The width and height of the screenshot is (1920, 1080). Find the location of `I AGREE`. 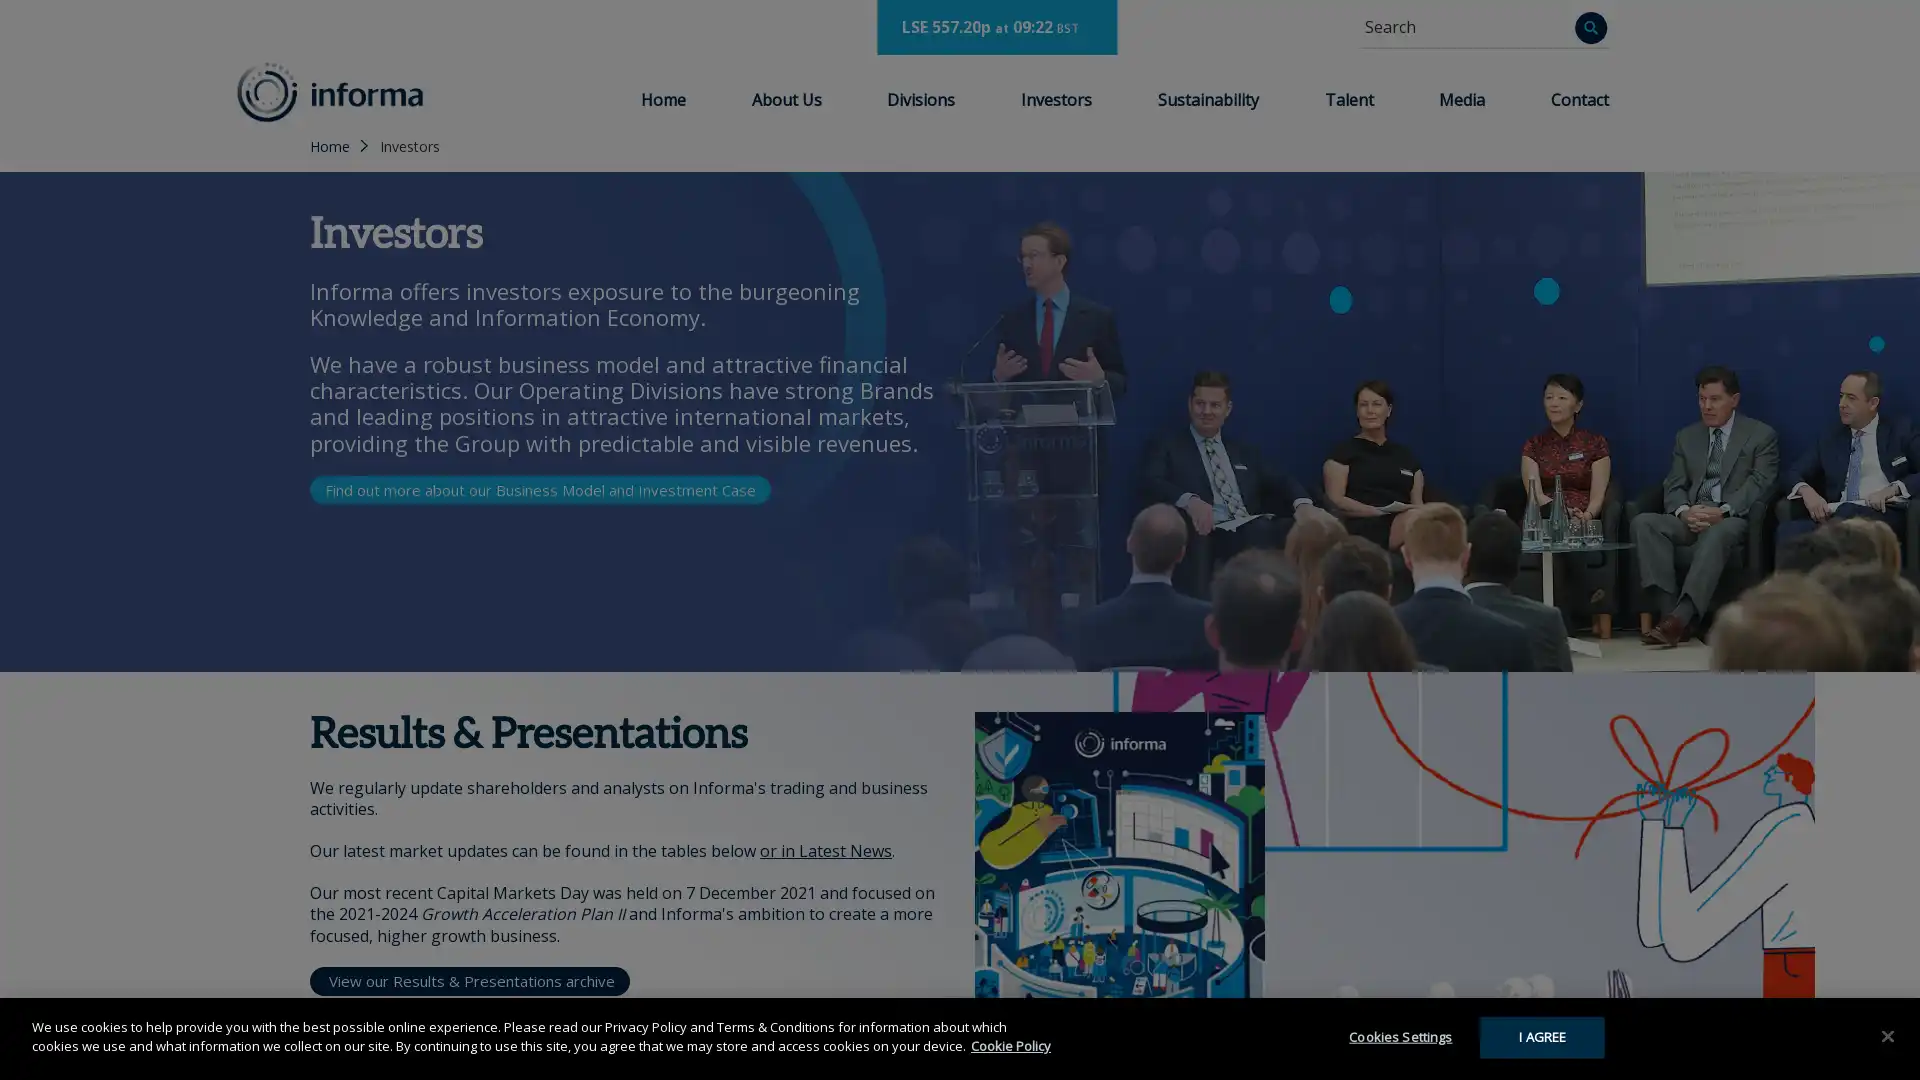

I AGREE is located at coordinates (1541, 1036).